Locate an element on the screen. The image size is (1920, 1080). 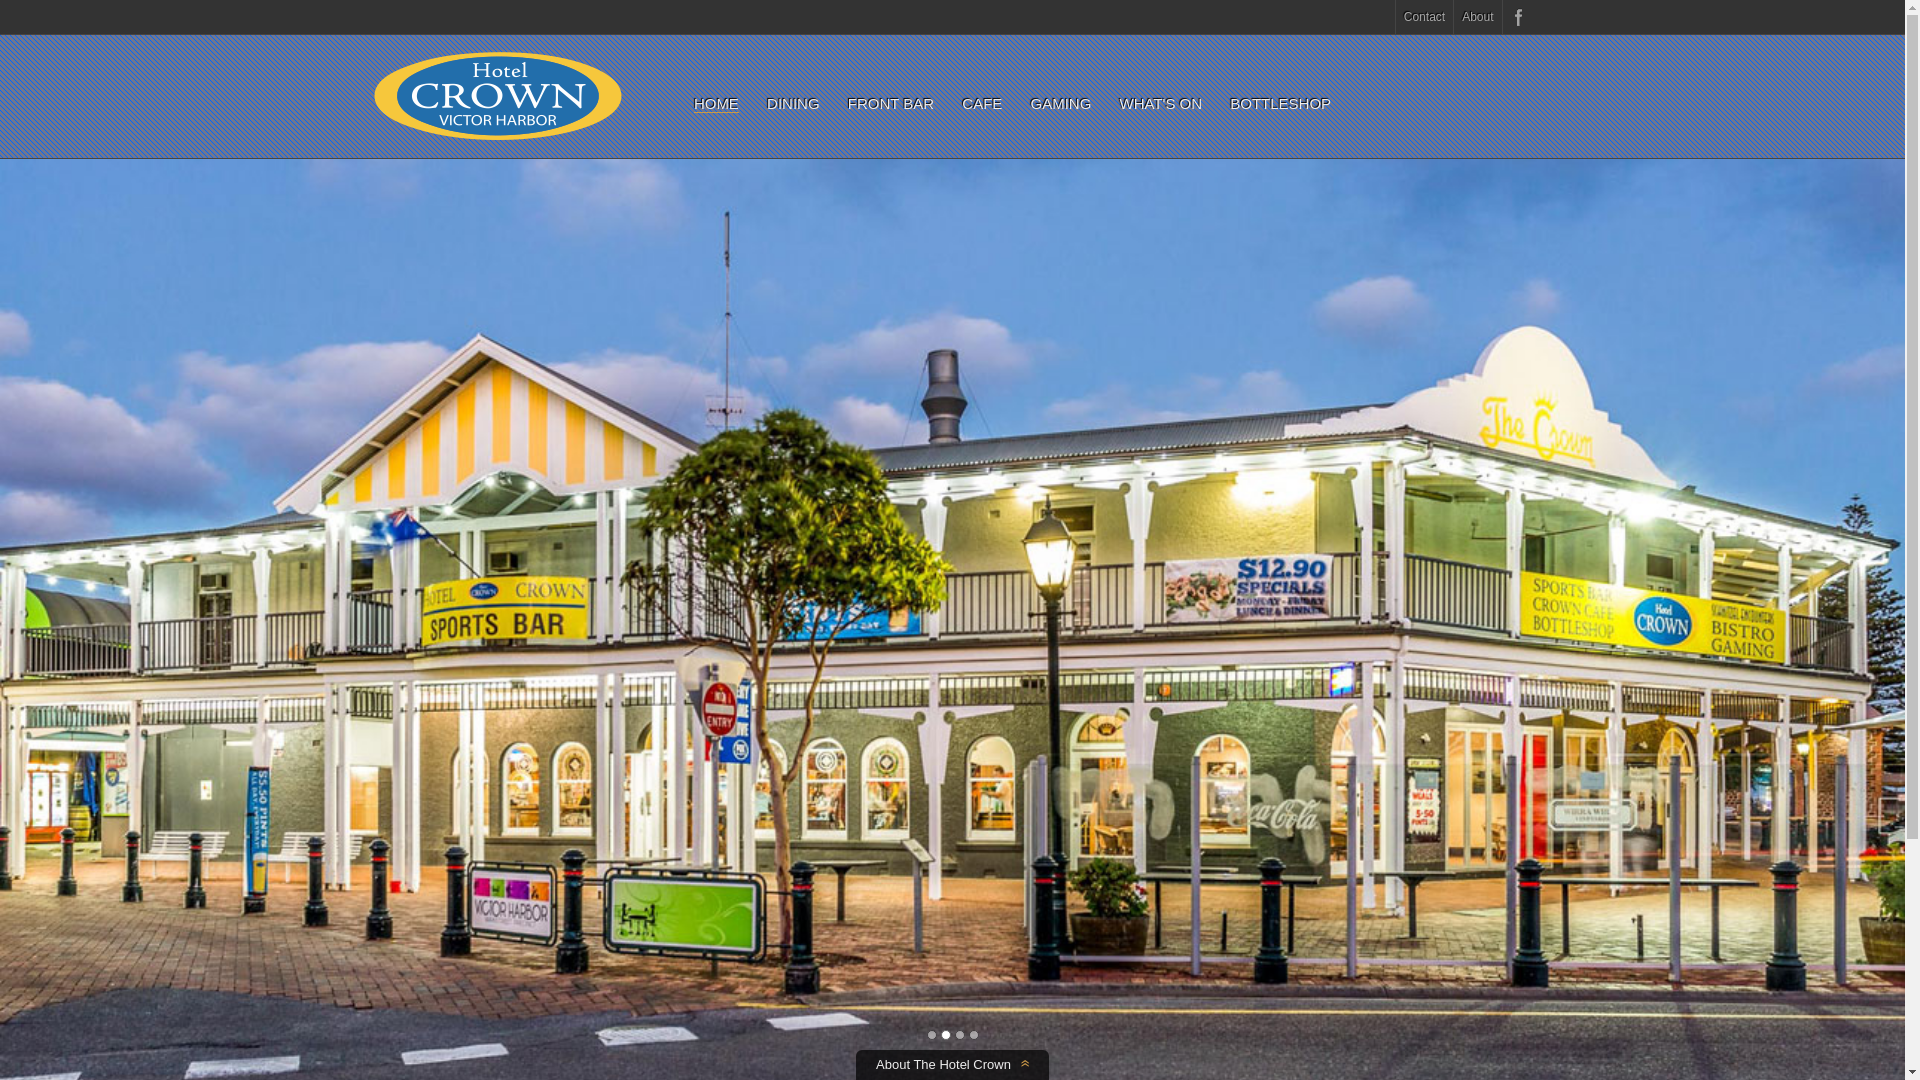
'3' is located at coordinates (958, 1034).